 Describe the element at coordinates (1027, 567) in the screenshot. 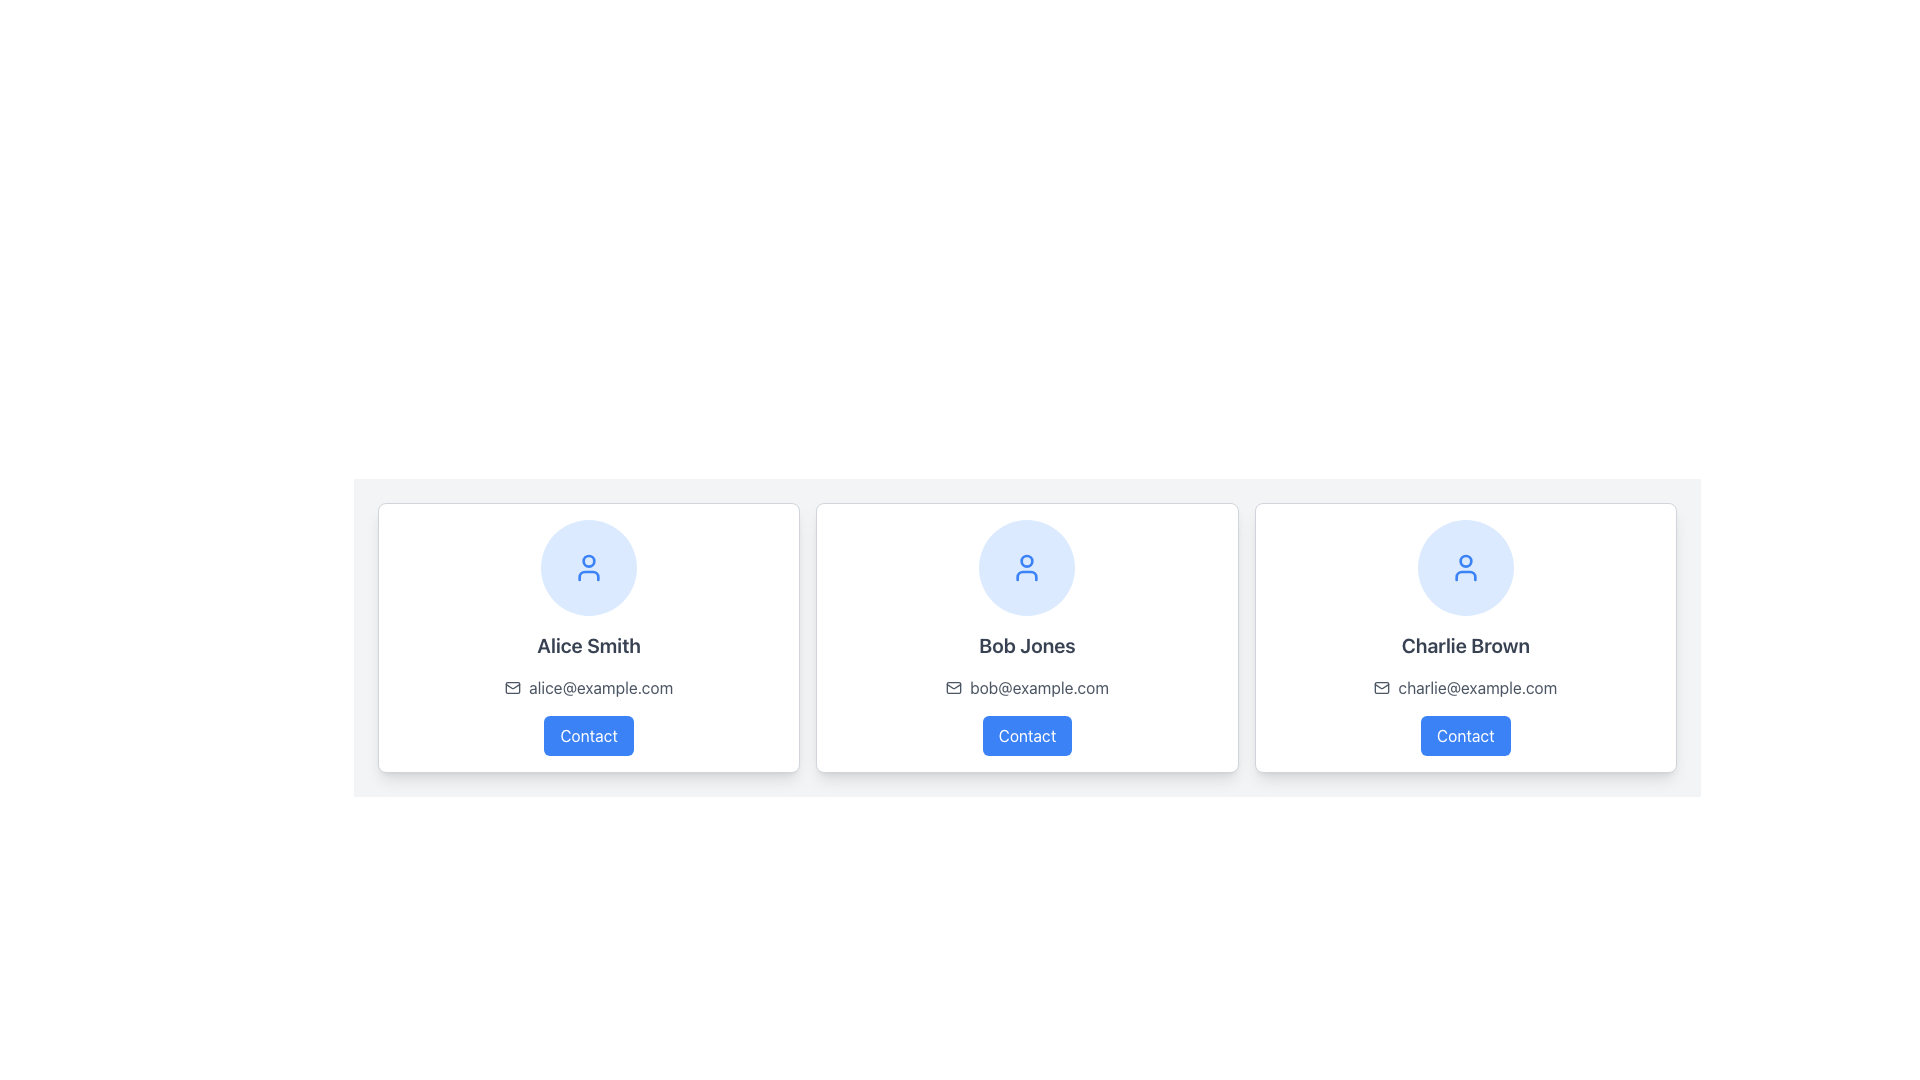

I see `the user outline icon, which is depicted in a minimalistic style with thin blue strokes, located at the top-center of the second card in a row of three cards` at that location.